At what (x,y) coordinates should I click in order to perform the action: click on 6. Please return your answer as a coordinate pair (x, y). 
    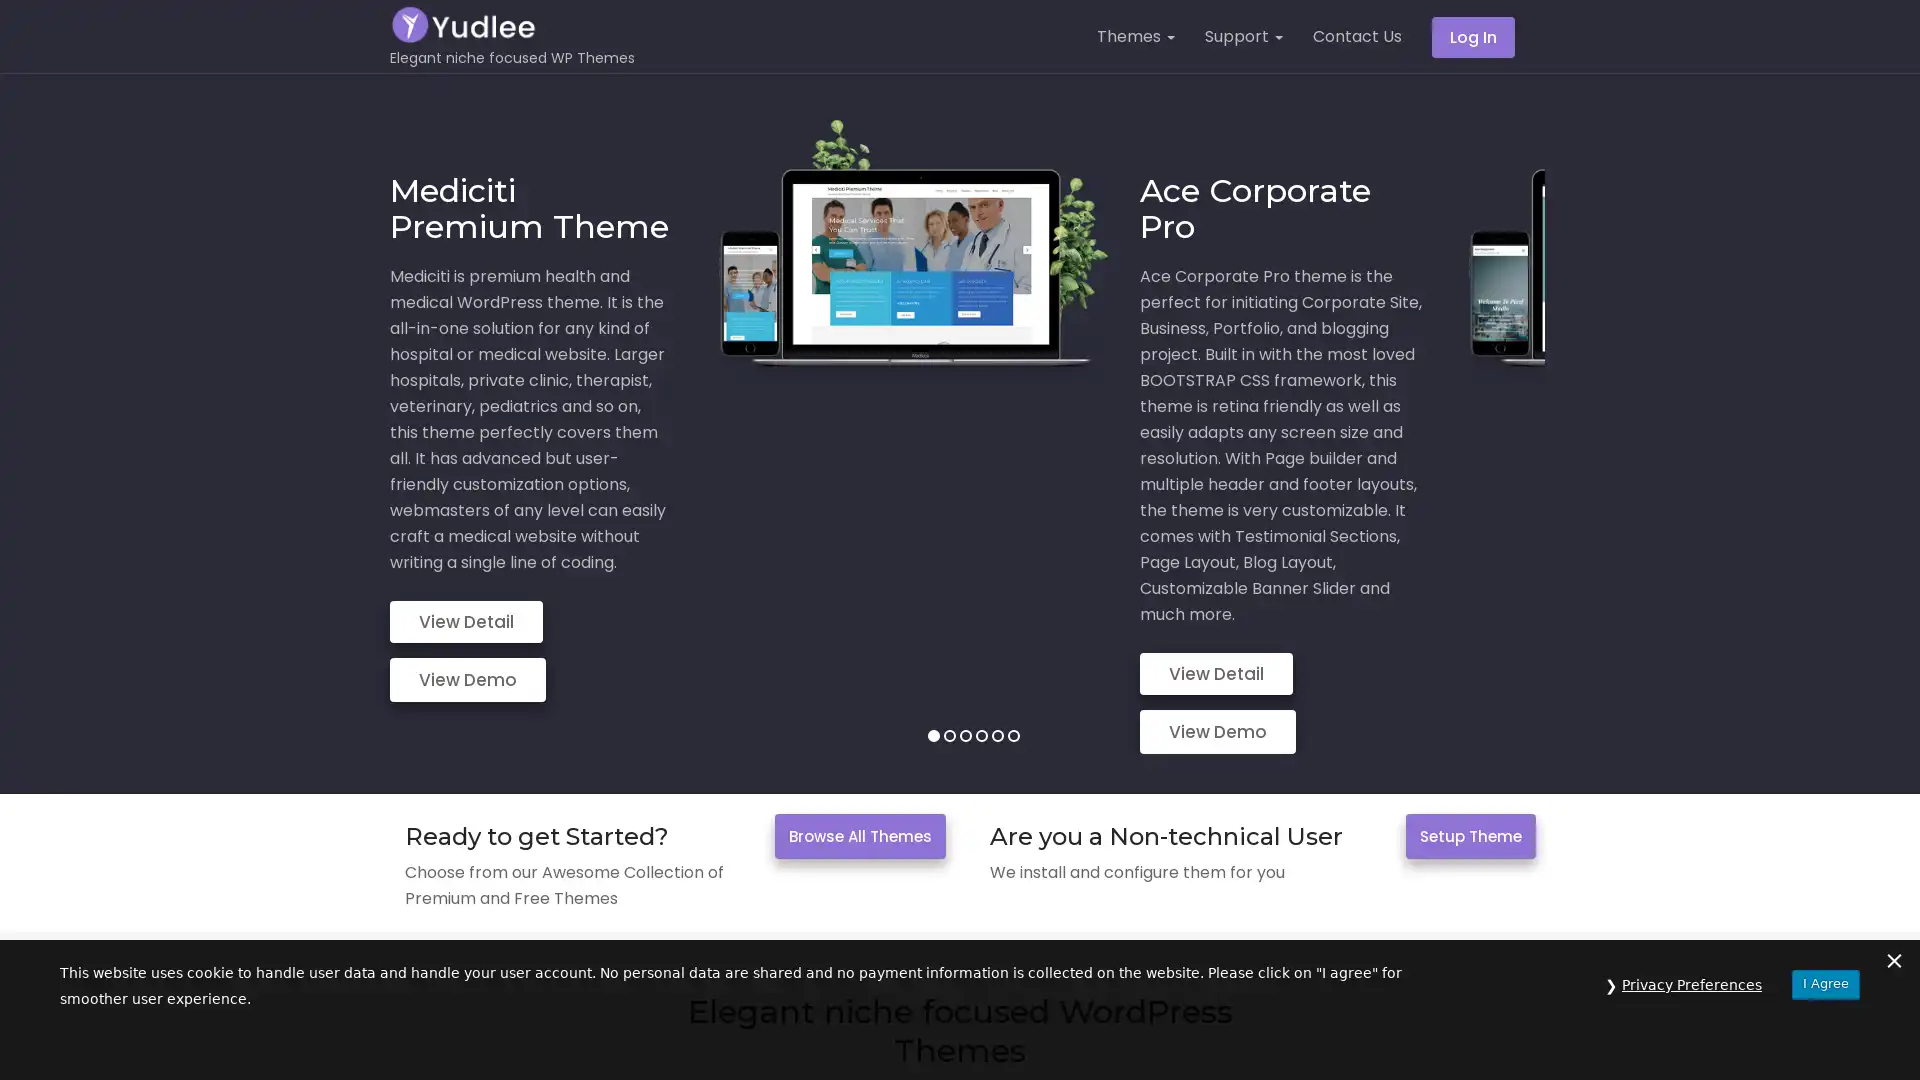
    Looking at the image, I should click on (1012, 595).